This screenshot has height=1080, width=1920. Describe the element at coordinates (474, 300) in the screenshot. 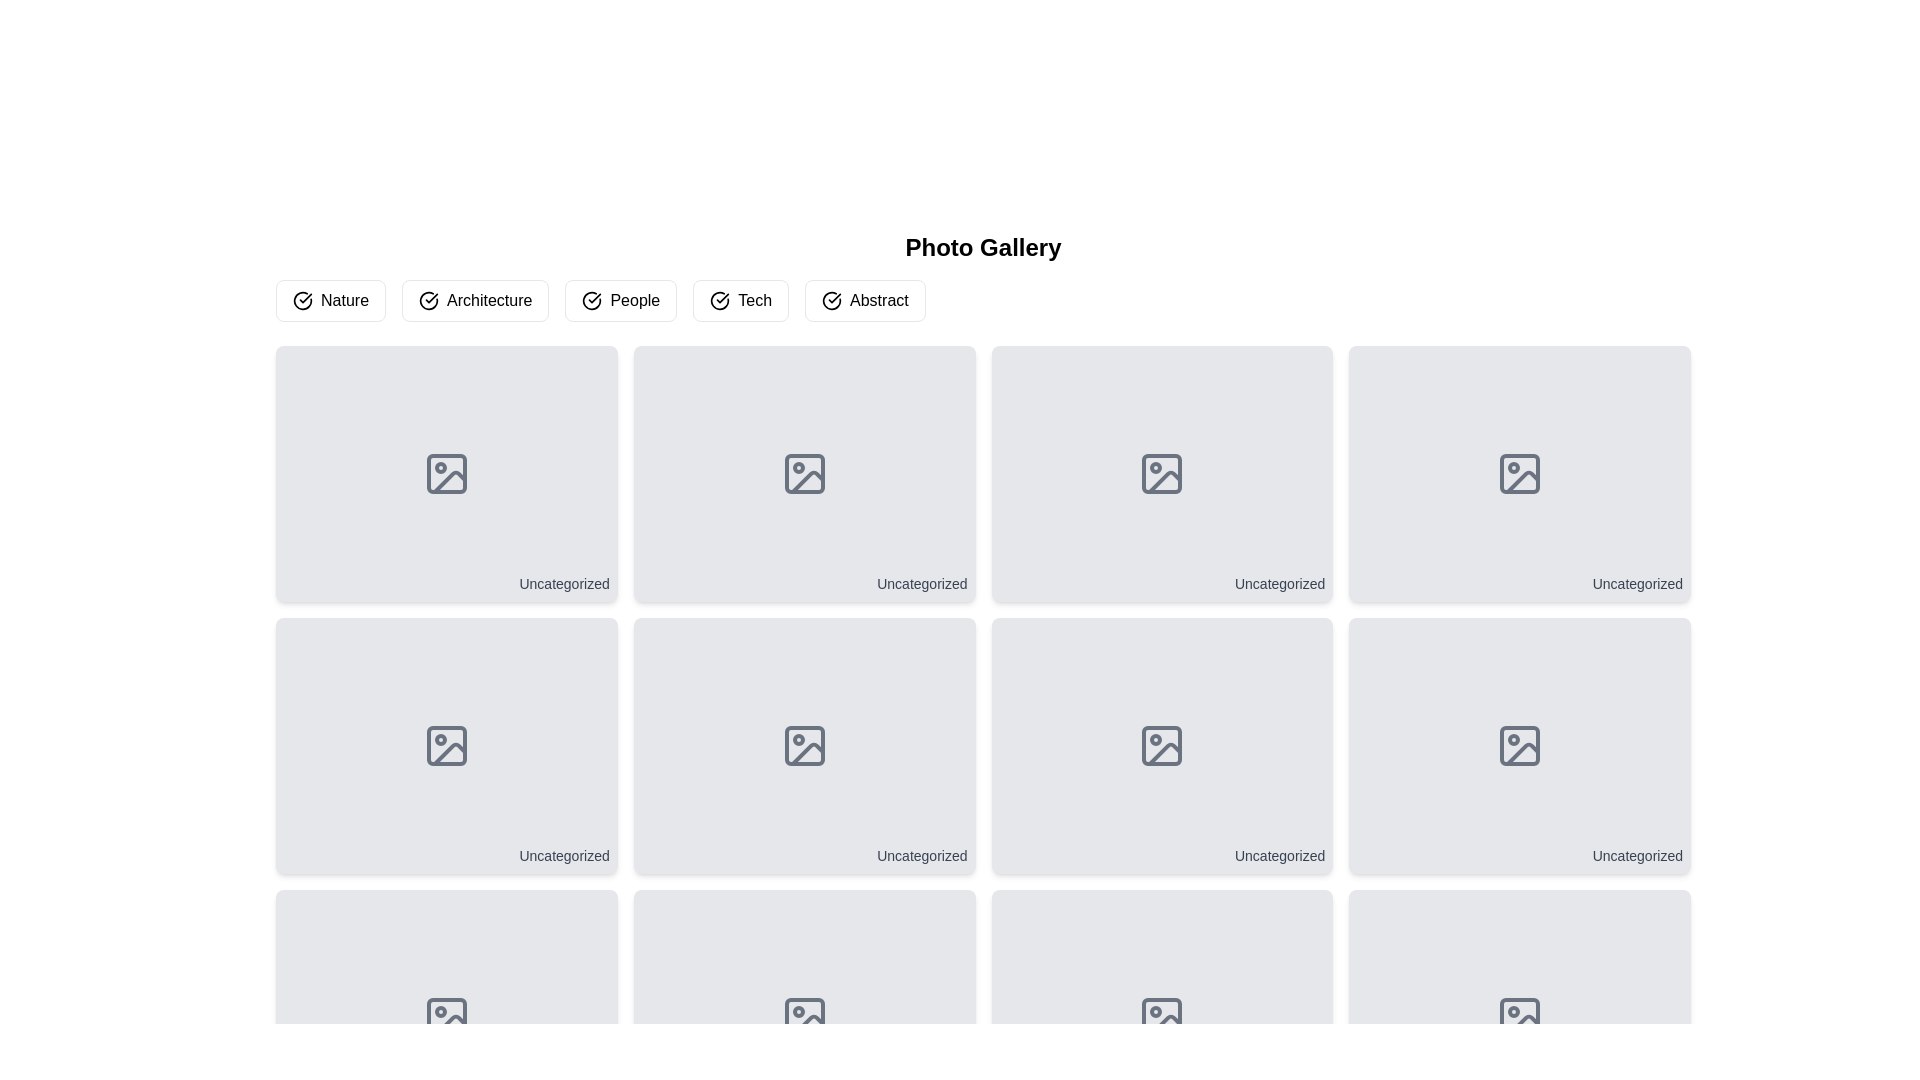

I see `the 'Architecture' button, which is the second button in a row of category buttons with a white background and black text` at that location.